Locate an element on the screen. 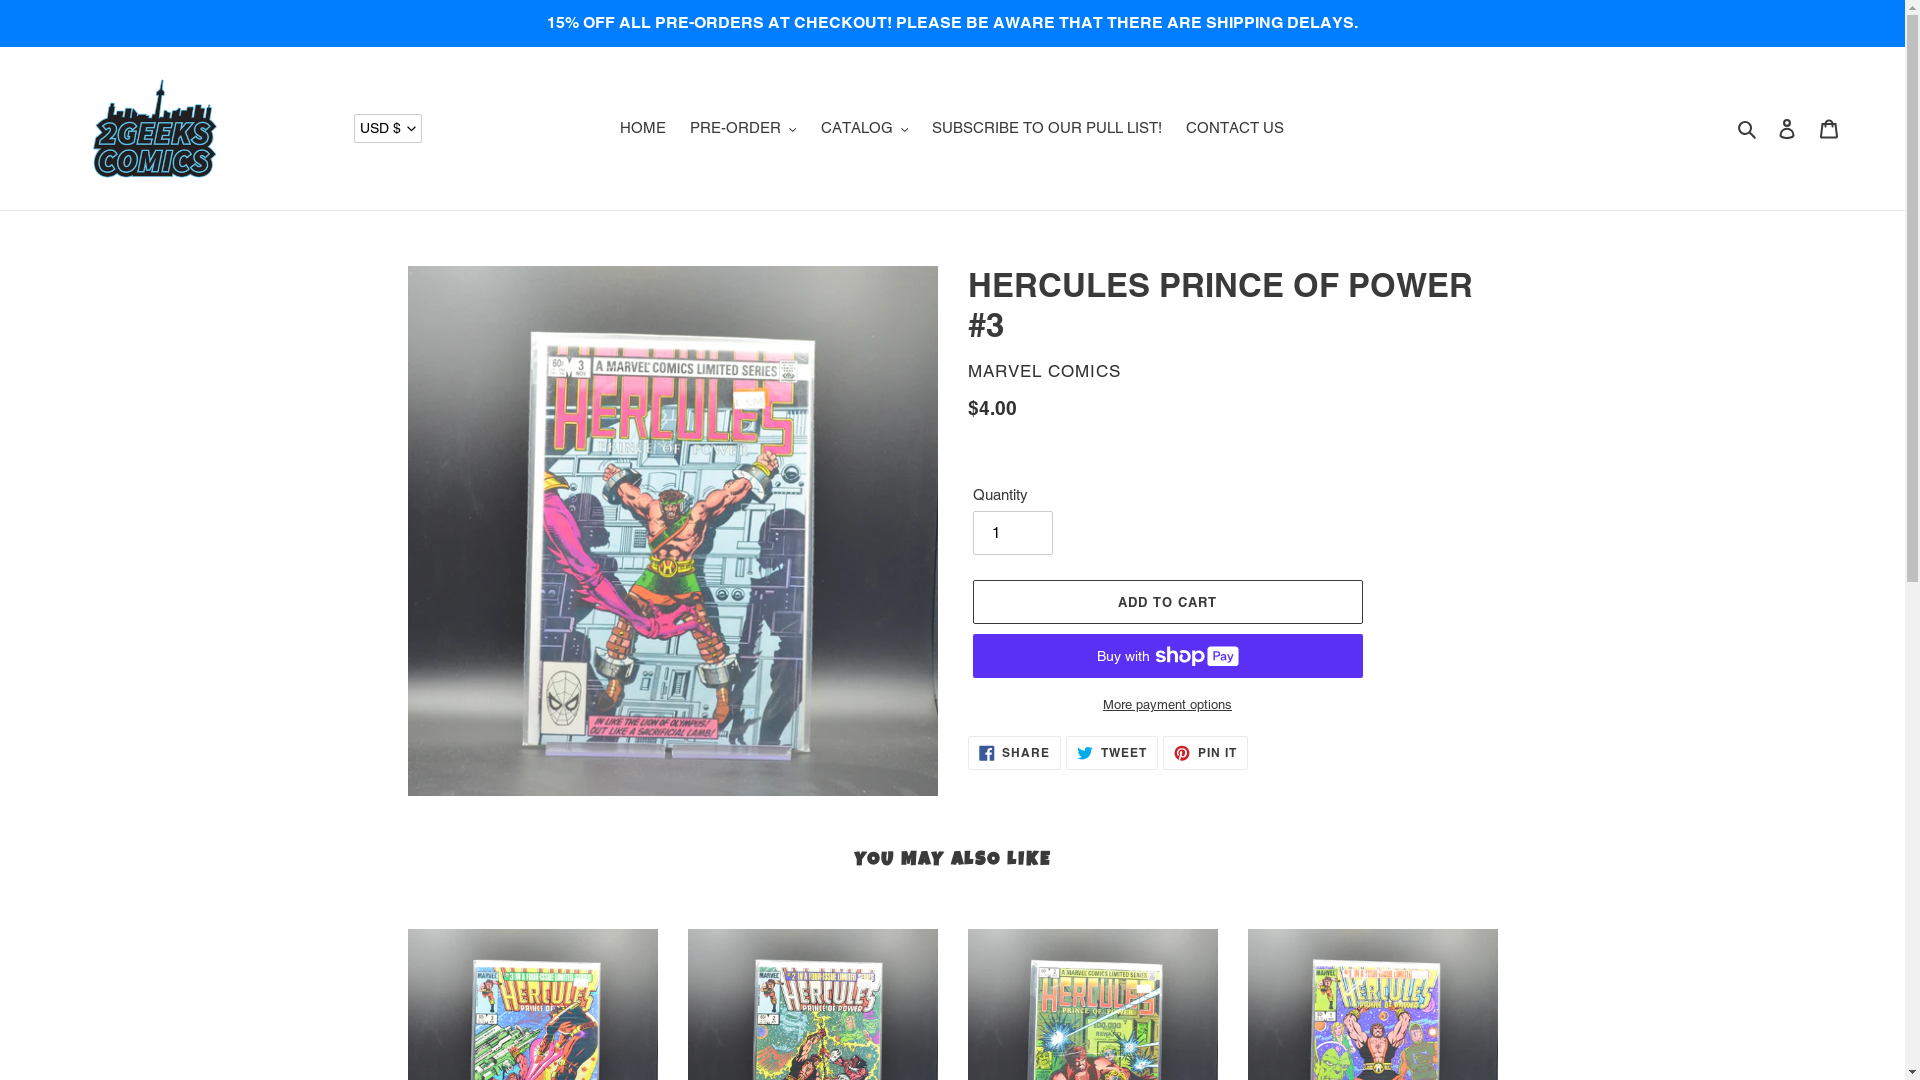 Image resolution: width=1920 pixels, height=1080 pixels. 'USD $' is located at coordinates (388, 128).